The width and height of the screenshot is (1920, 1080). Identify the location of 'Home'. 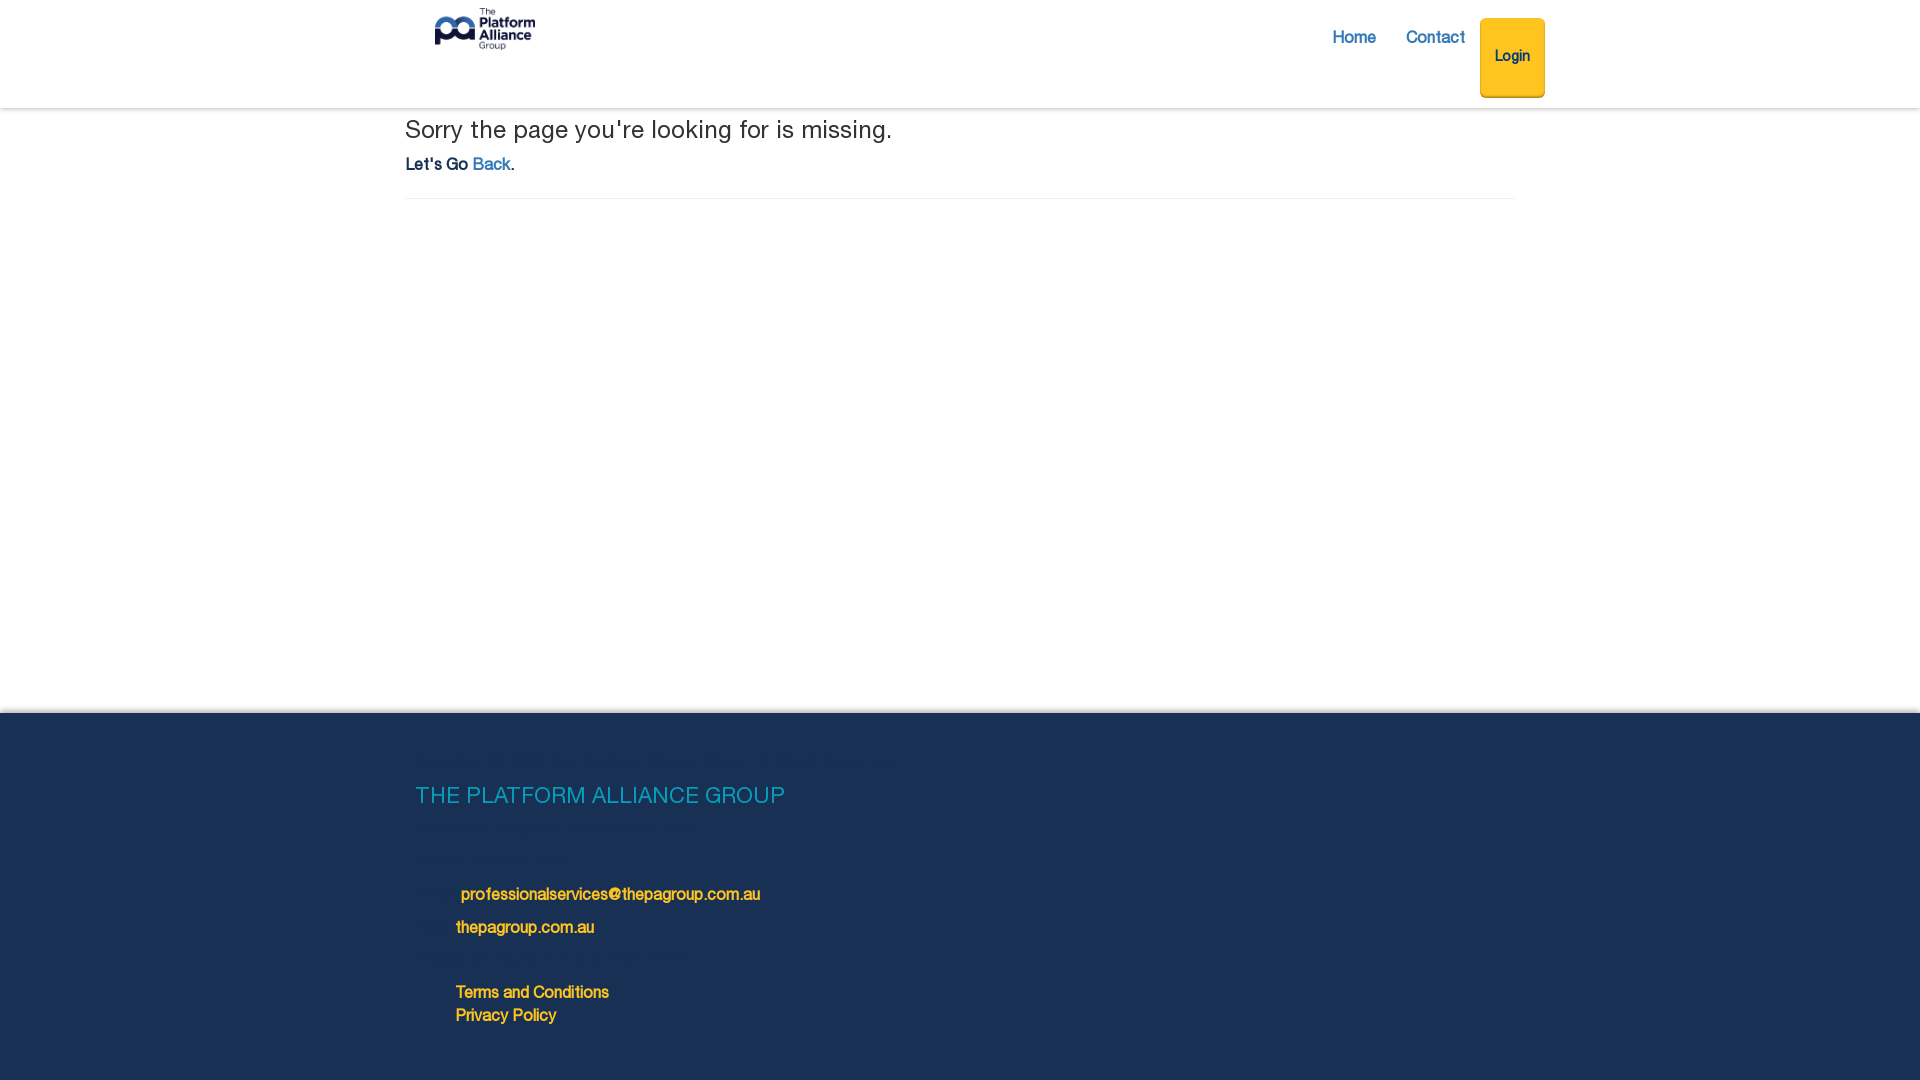
(1353, 39).